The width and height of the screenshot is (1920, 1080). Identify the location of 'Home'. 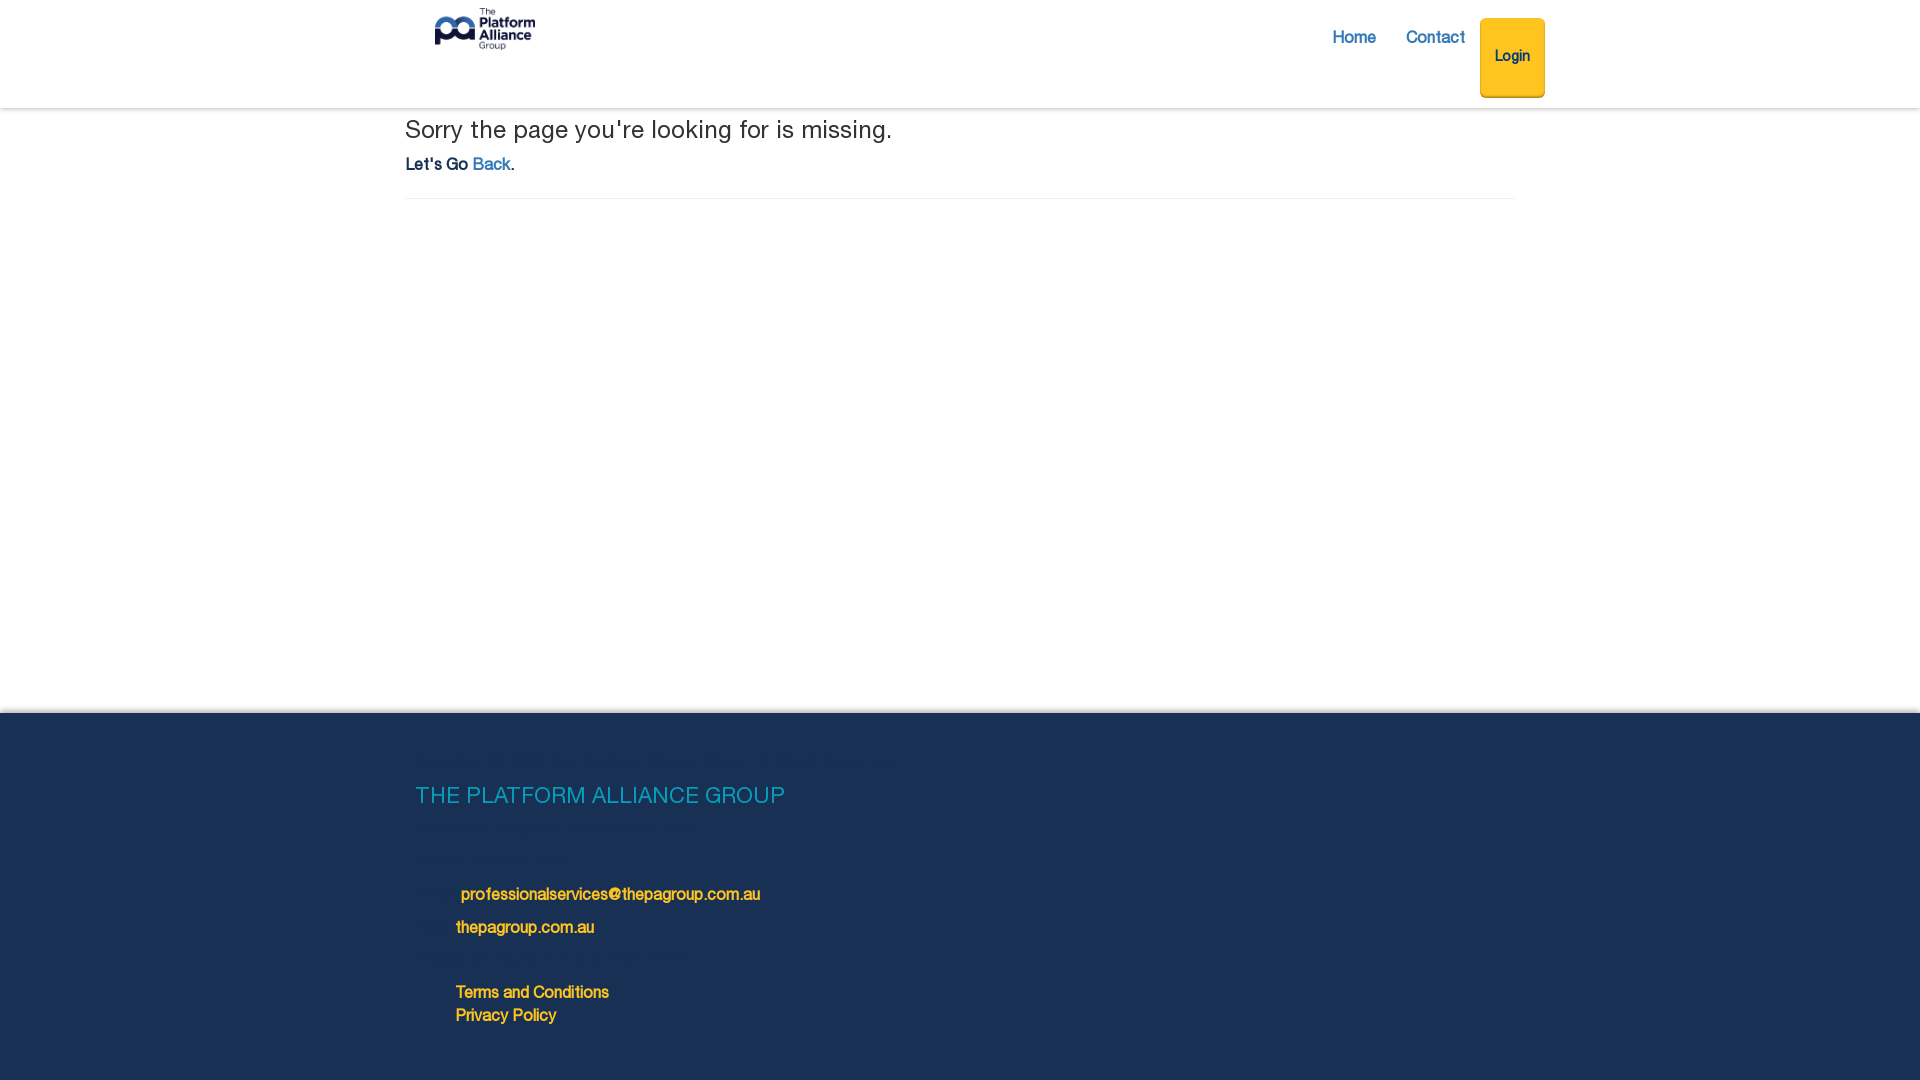
(1353, 39).